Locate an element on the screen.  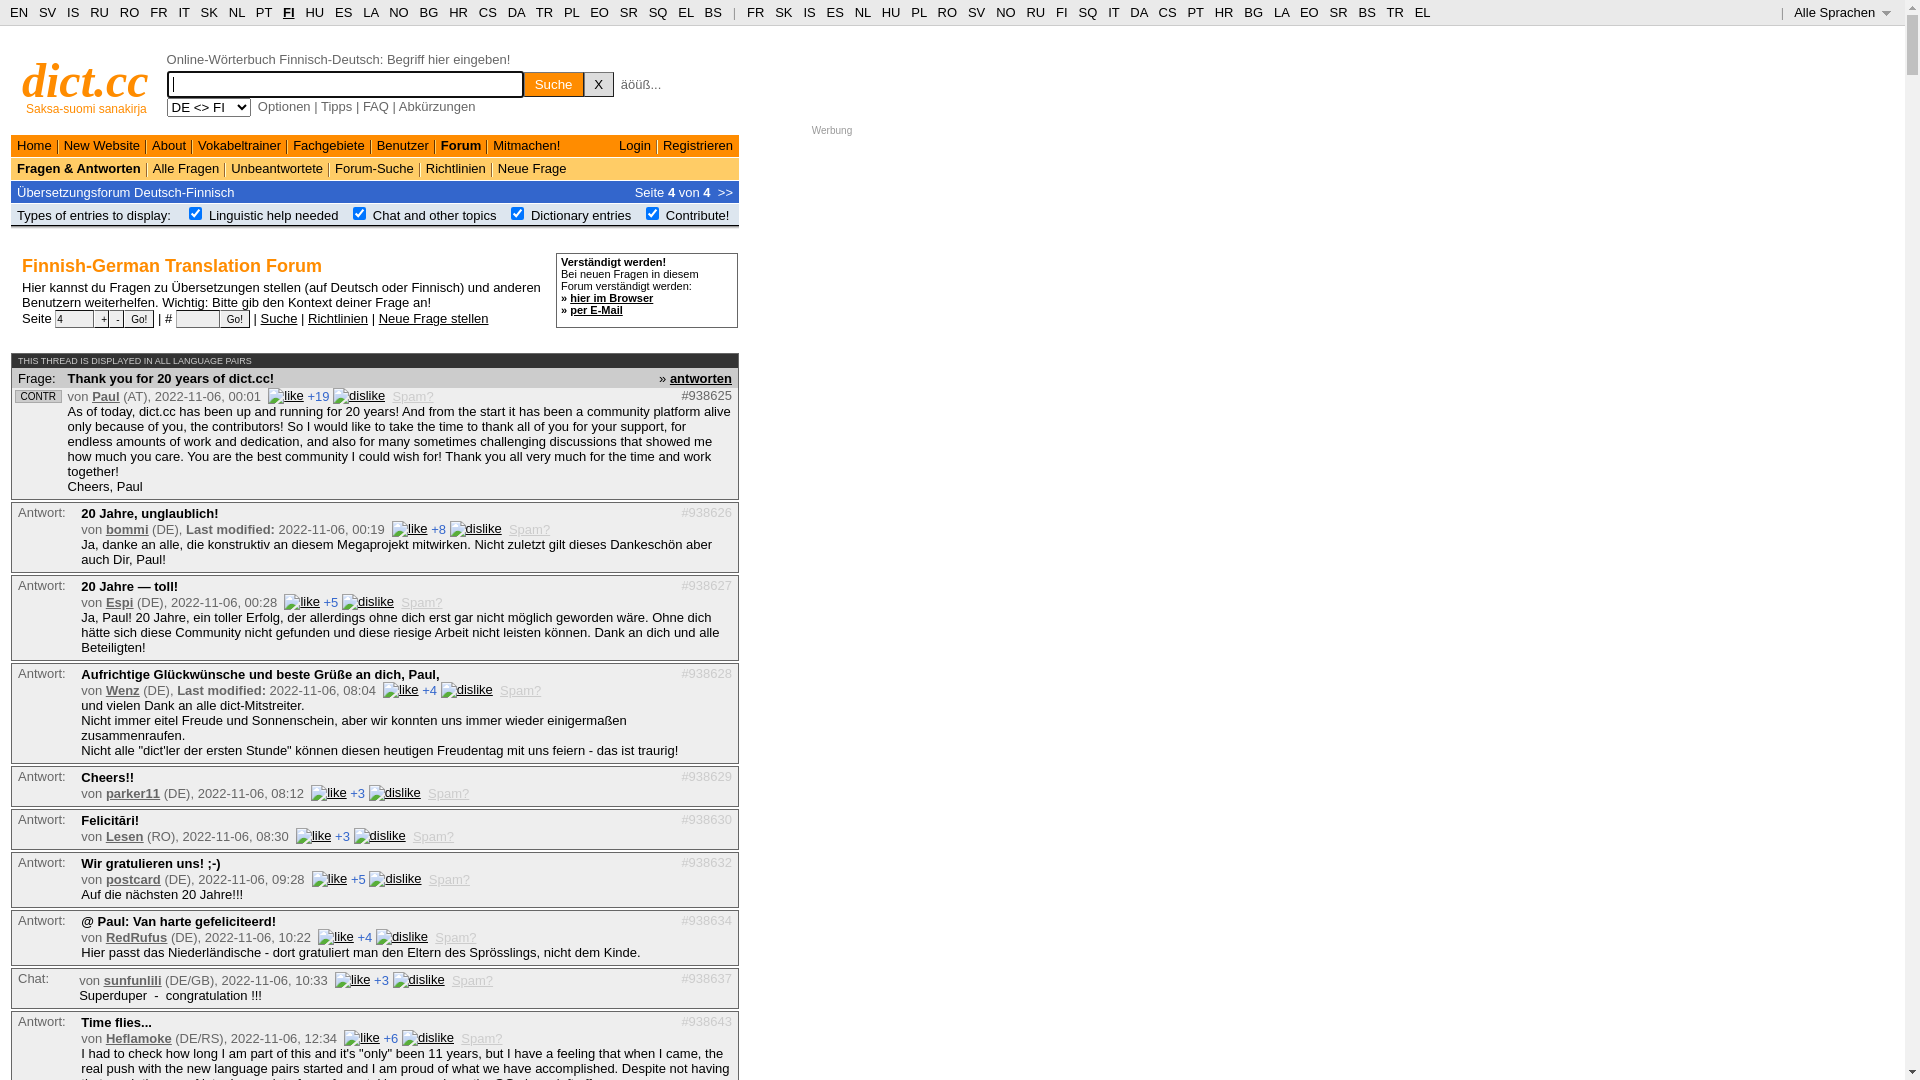
'Lesen' is located at coordinates (123, 836).